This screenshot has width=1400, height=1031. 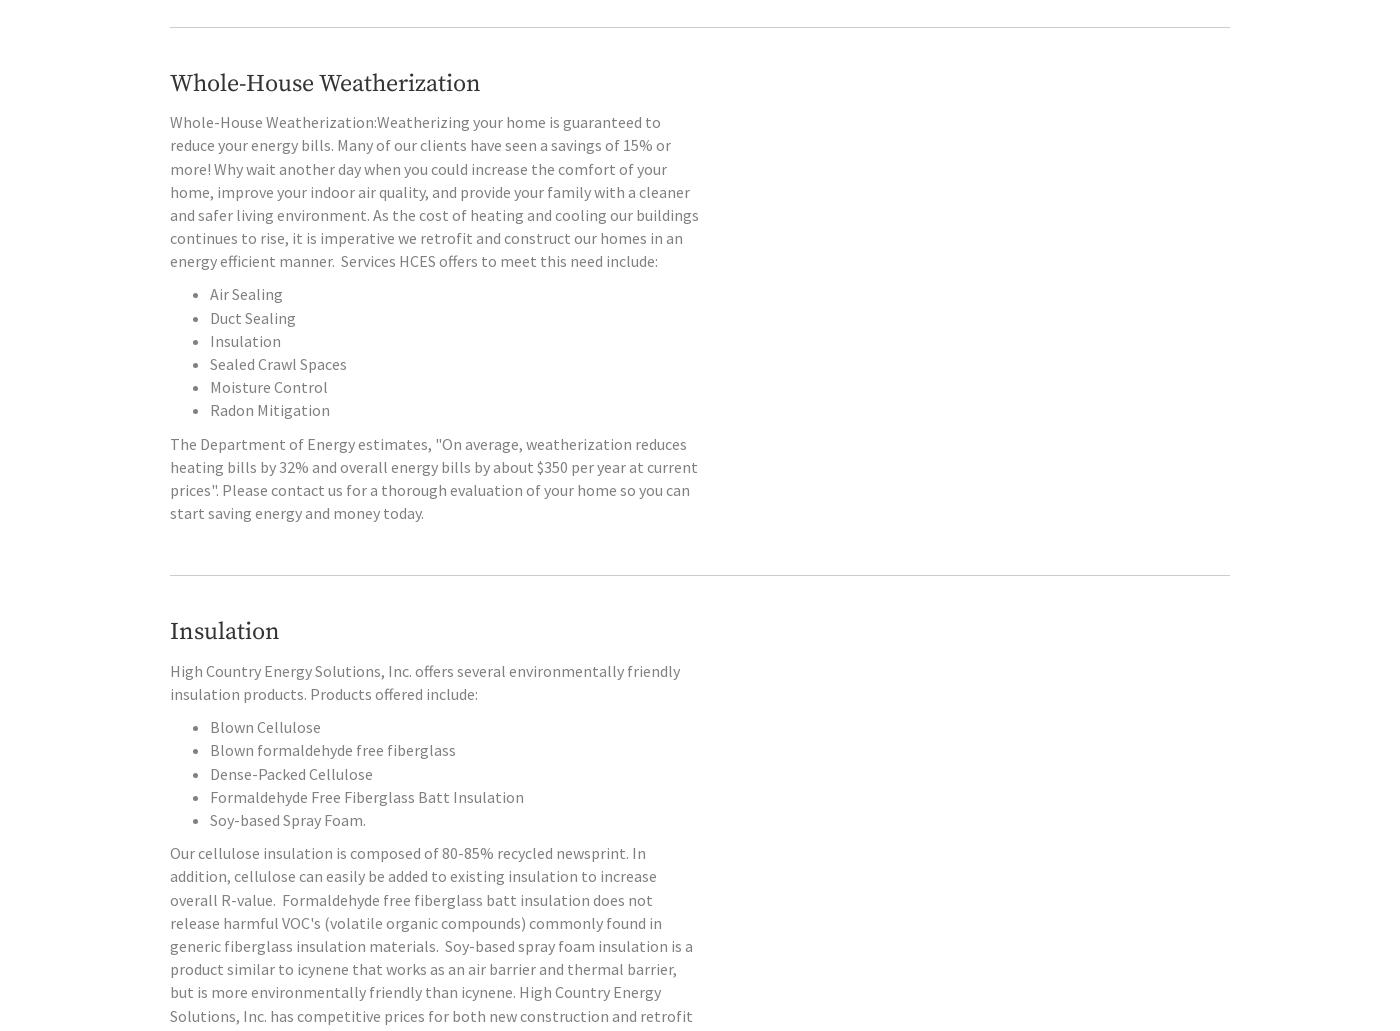 What do you see at coordinates (270, 451) in the screenshot?
I see `'Radon Mitigation'` at bounding box center [270, 451].